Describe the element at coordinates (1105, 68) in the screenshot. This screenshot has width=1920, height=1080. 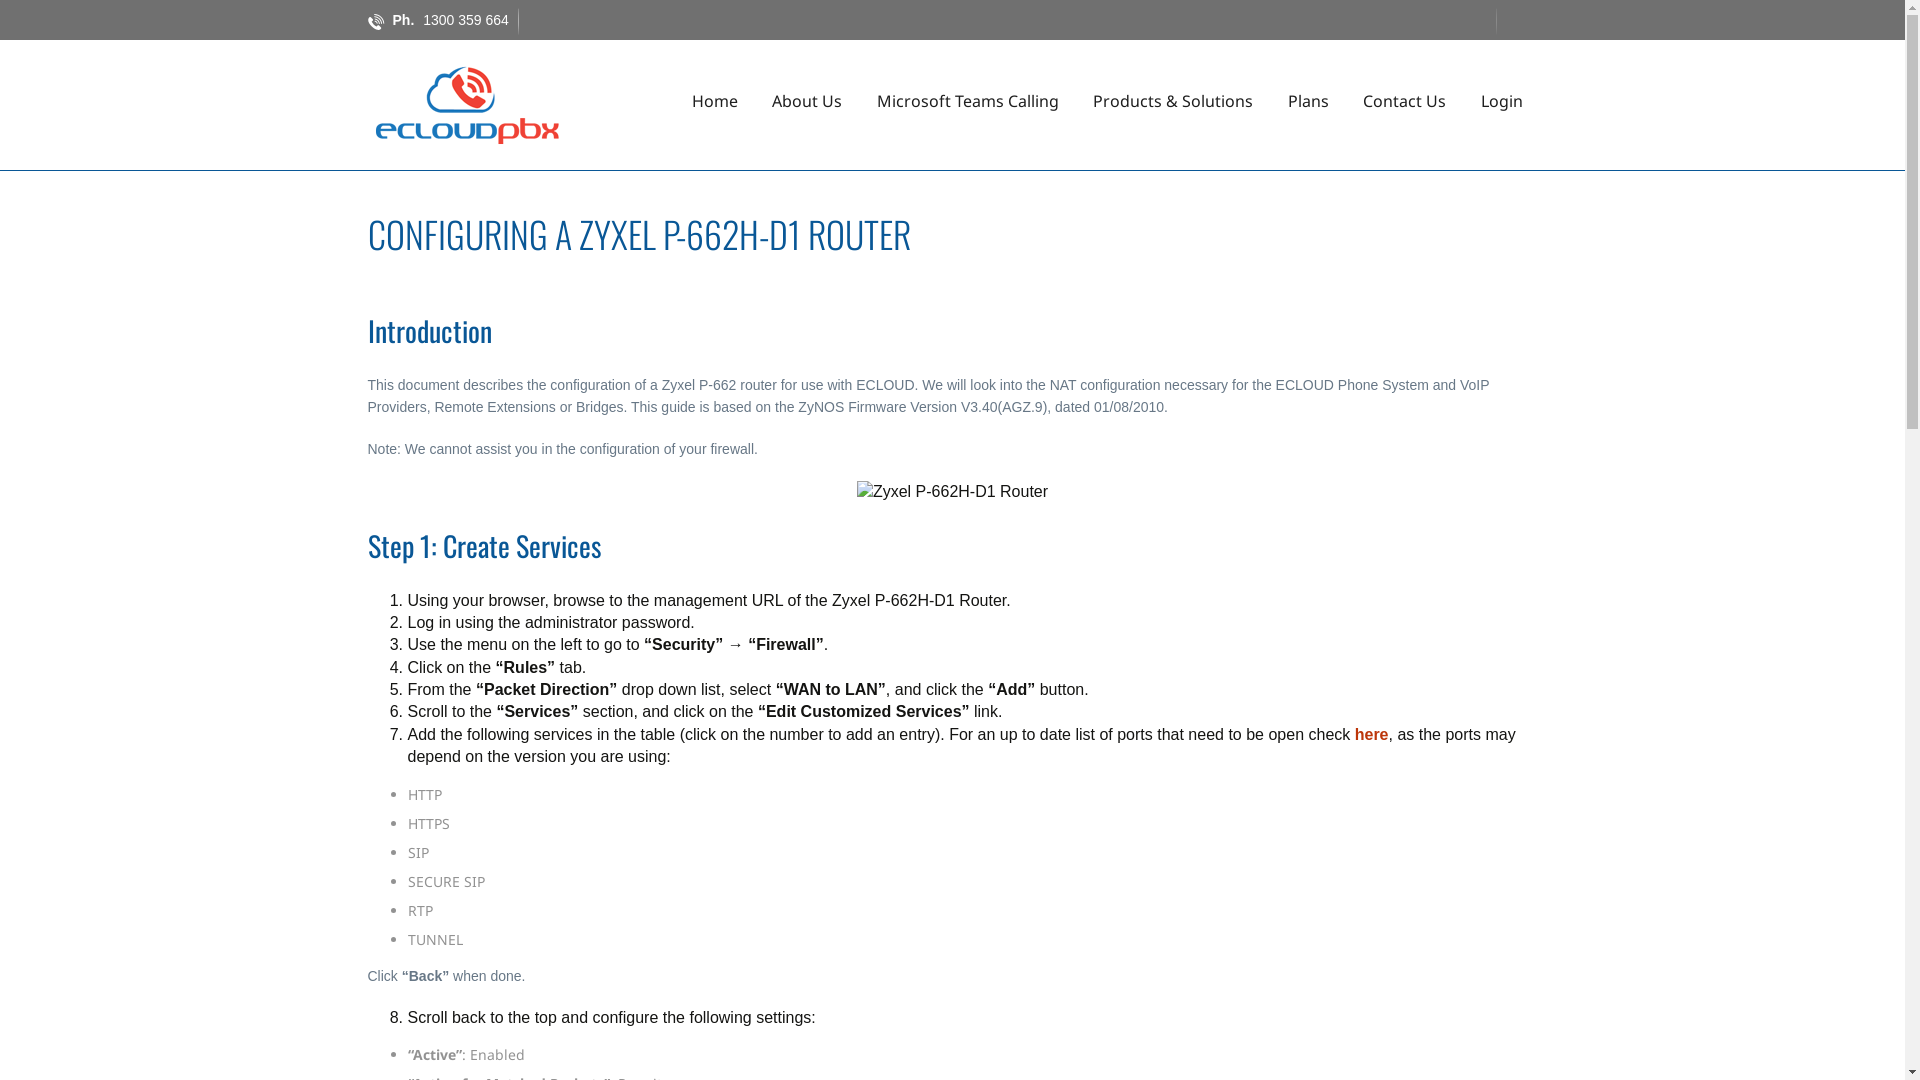
I see `'Skip to content'` at that location.